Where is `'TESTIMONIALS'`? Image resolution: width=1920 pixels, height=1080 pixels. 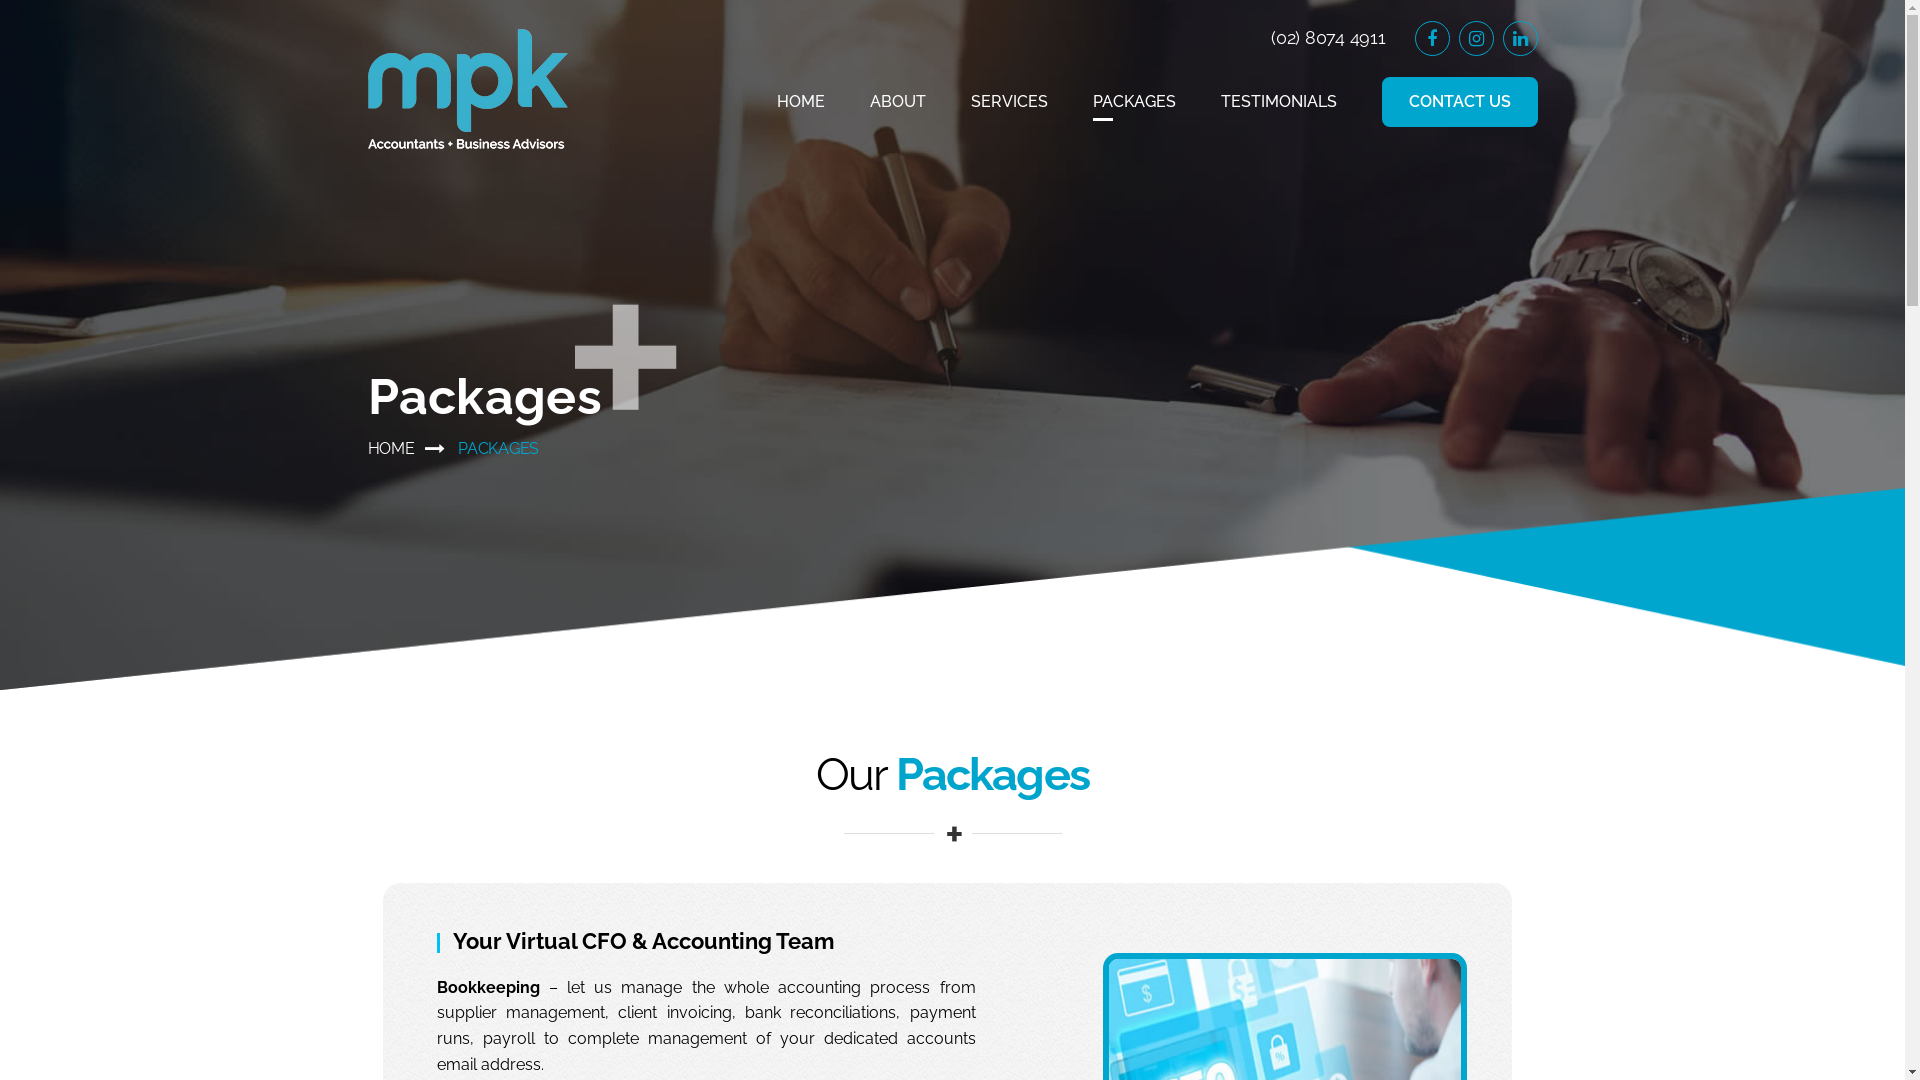 'TESTIMONIALS' is located at coordinates (1276, 101).